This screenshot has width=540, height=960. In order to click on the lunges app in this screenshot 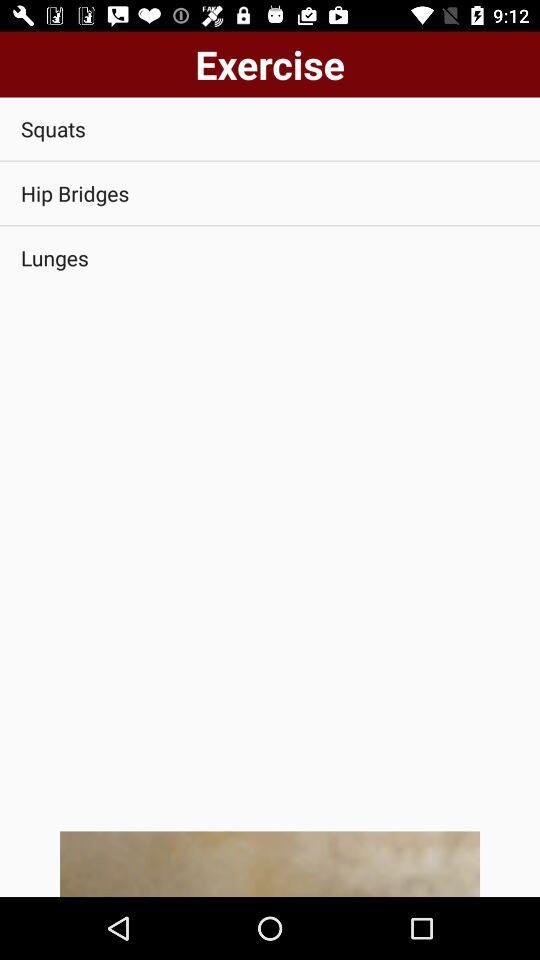, I will do `click(270, 256)`.